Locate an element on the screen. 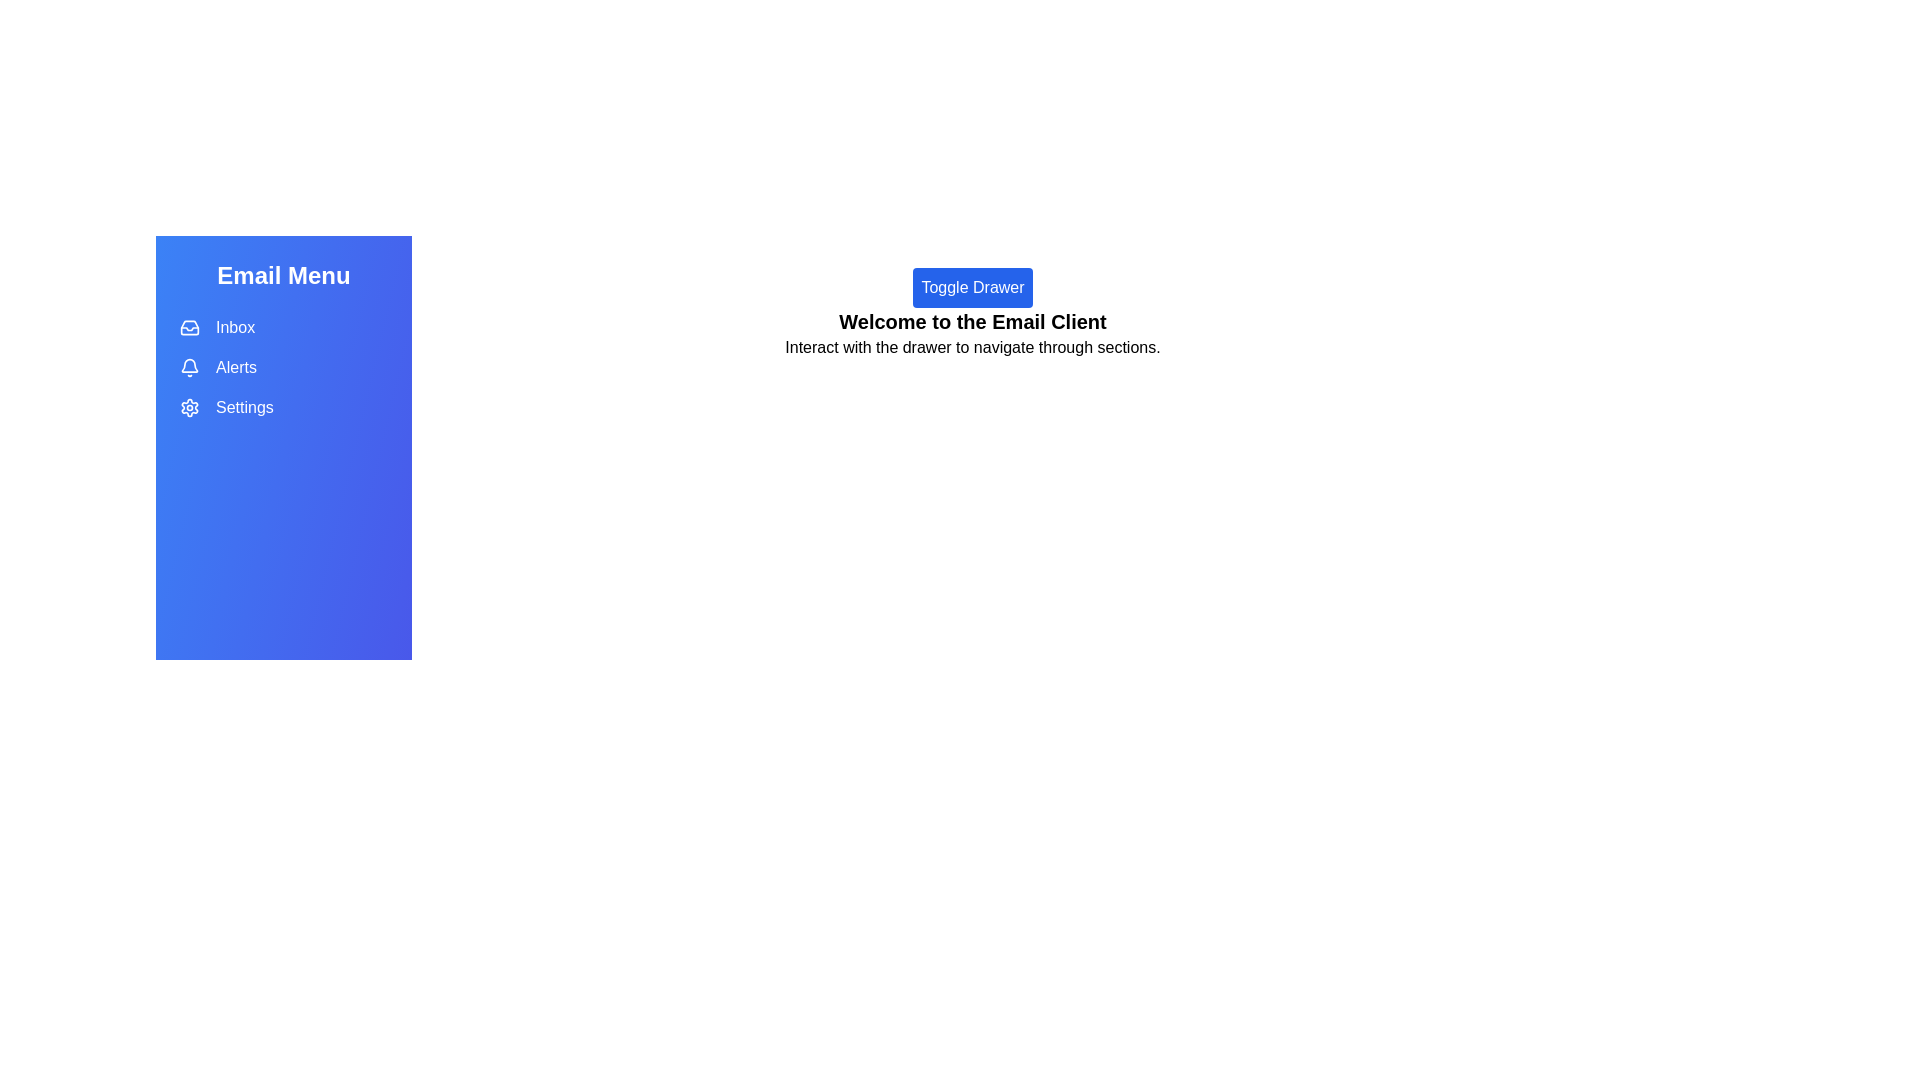  the menu item Settings to navigate to the corresponding section is located at coordinates (282, 407).